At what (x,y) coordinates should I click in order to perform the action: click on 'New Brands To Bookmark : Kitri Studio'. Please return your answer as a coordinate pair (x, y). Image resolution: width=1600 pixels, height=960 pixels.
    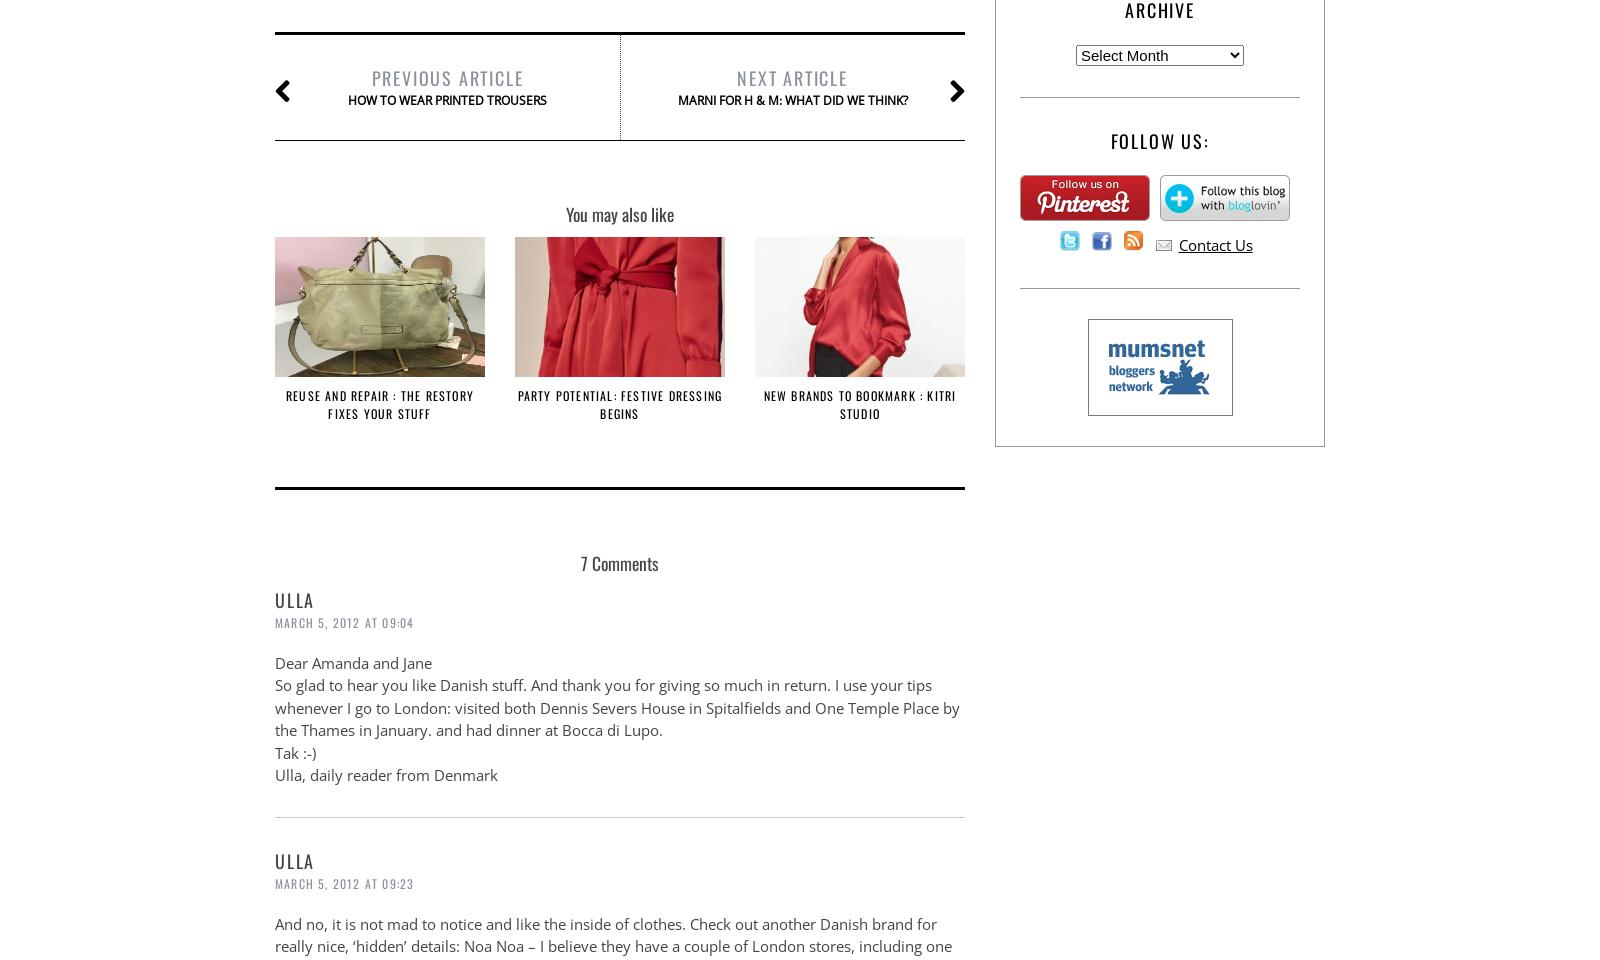
    Looking at the image, I should click on (858, 403).